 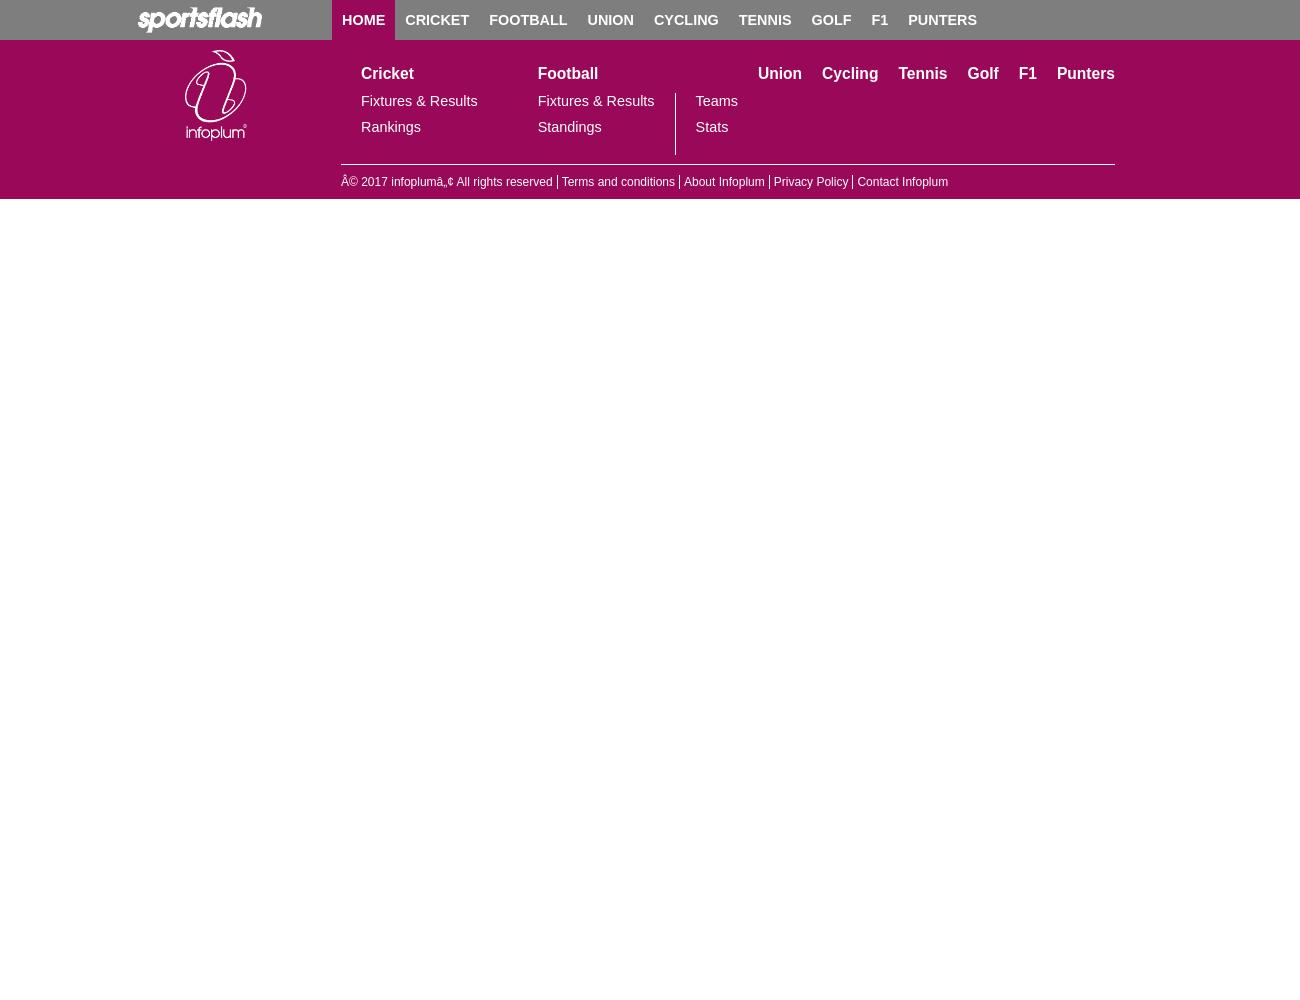 What do you see at coordinates (1083, 72) in the screenshot?
I see `'Punters'` at bounding box center [1083, 72].